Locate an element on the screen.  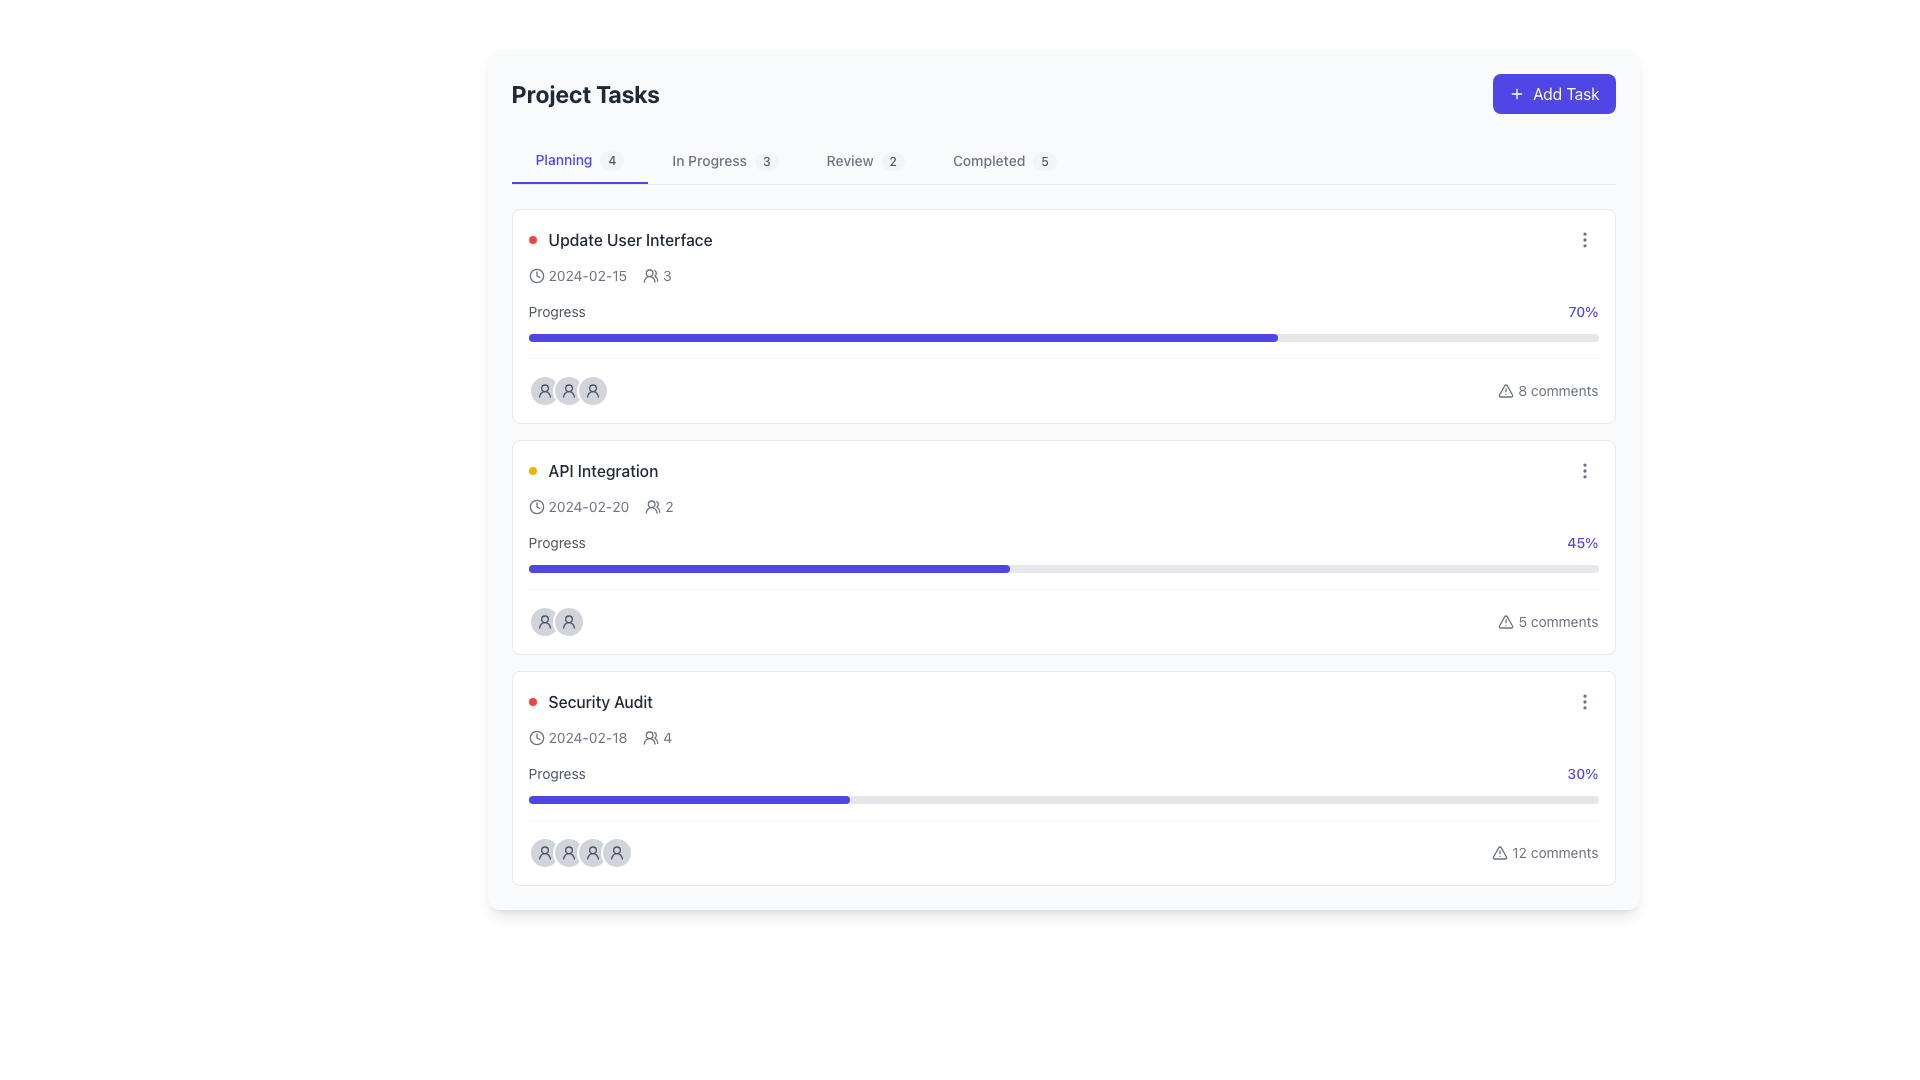
the progress bar element that visually indicates 70% completion with an indigo filled section, located centrally within a task card below the 'Progress' label is located at coordinates (1062, 337).